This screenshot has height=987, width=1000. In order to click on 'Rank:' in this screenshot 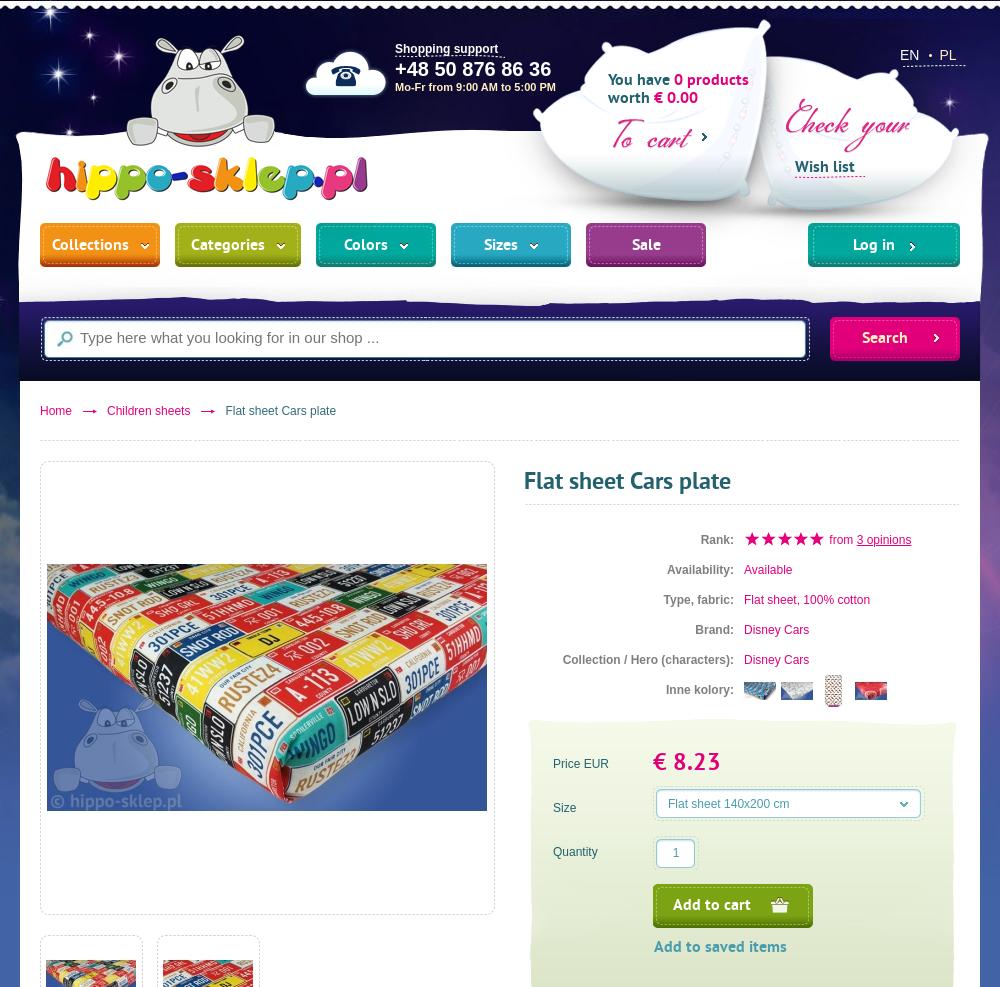, I will do `click(716, 539)`.